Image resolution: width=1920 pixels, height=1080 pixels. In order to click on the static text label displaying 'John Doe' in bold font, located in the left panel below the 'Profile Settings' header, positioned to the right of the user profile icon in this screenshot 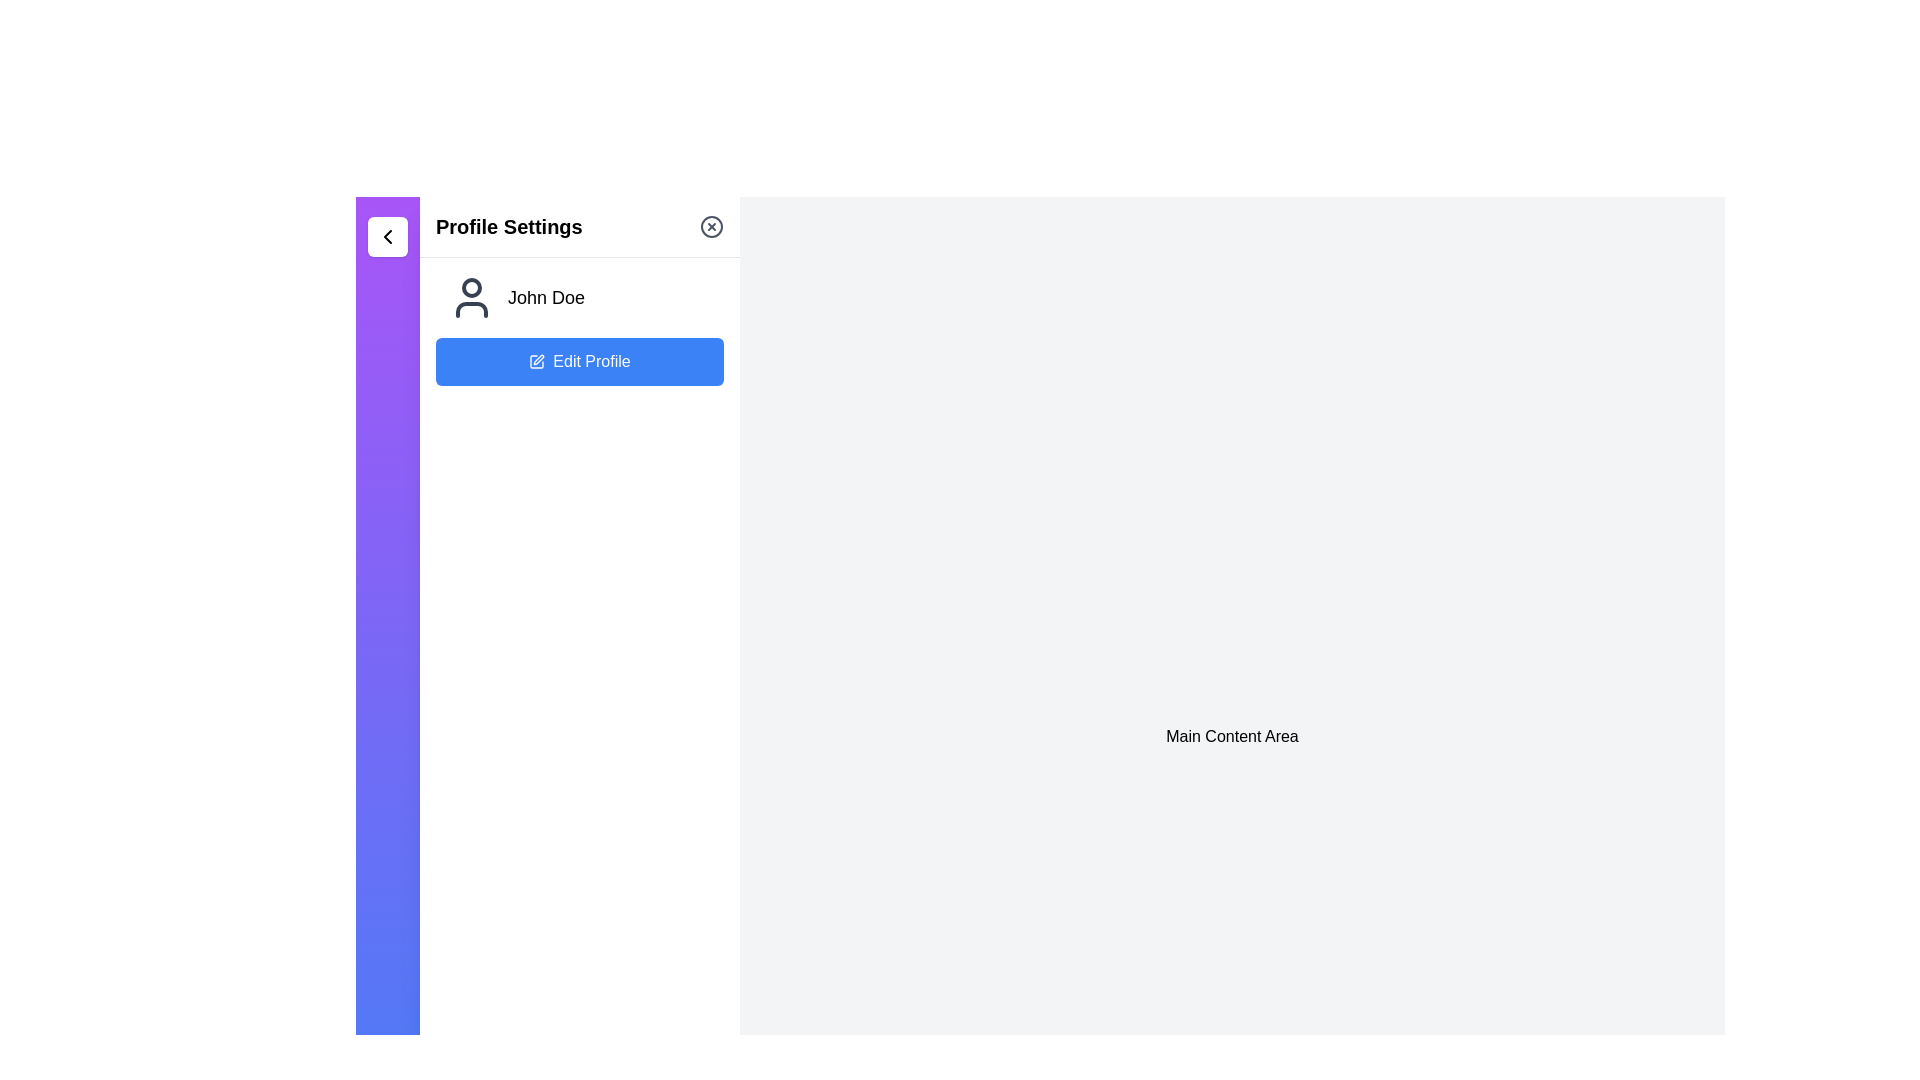, I will do `click(546, 297)`.